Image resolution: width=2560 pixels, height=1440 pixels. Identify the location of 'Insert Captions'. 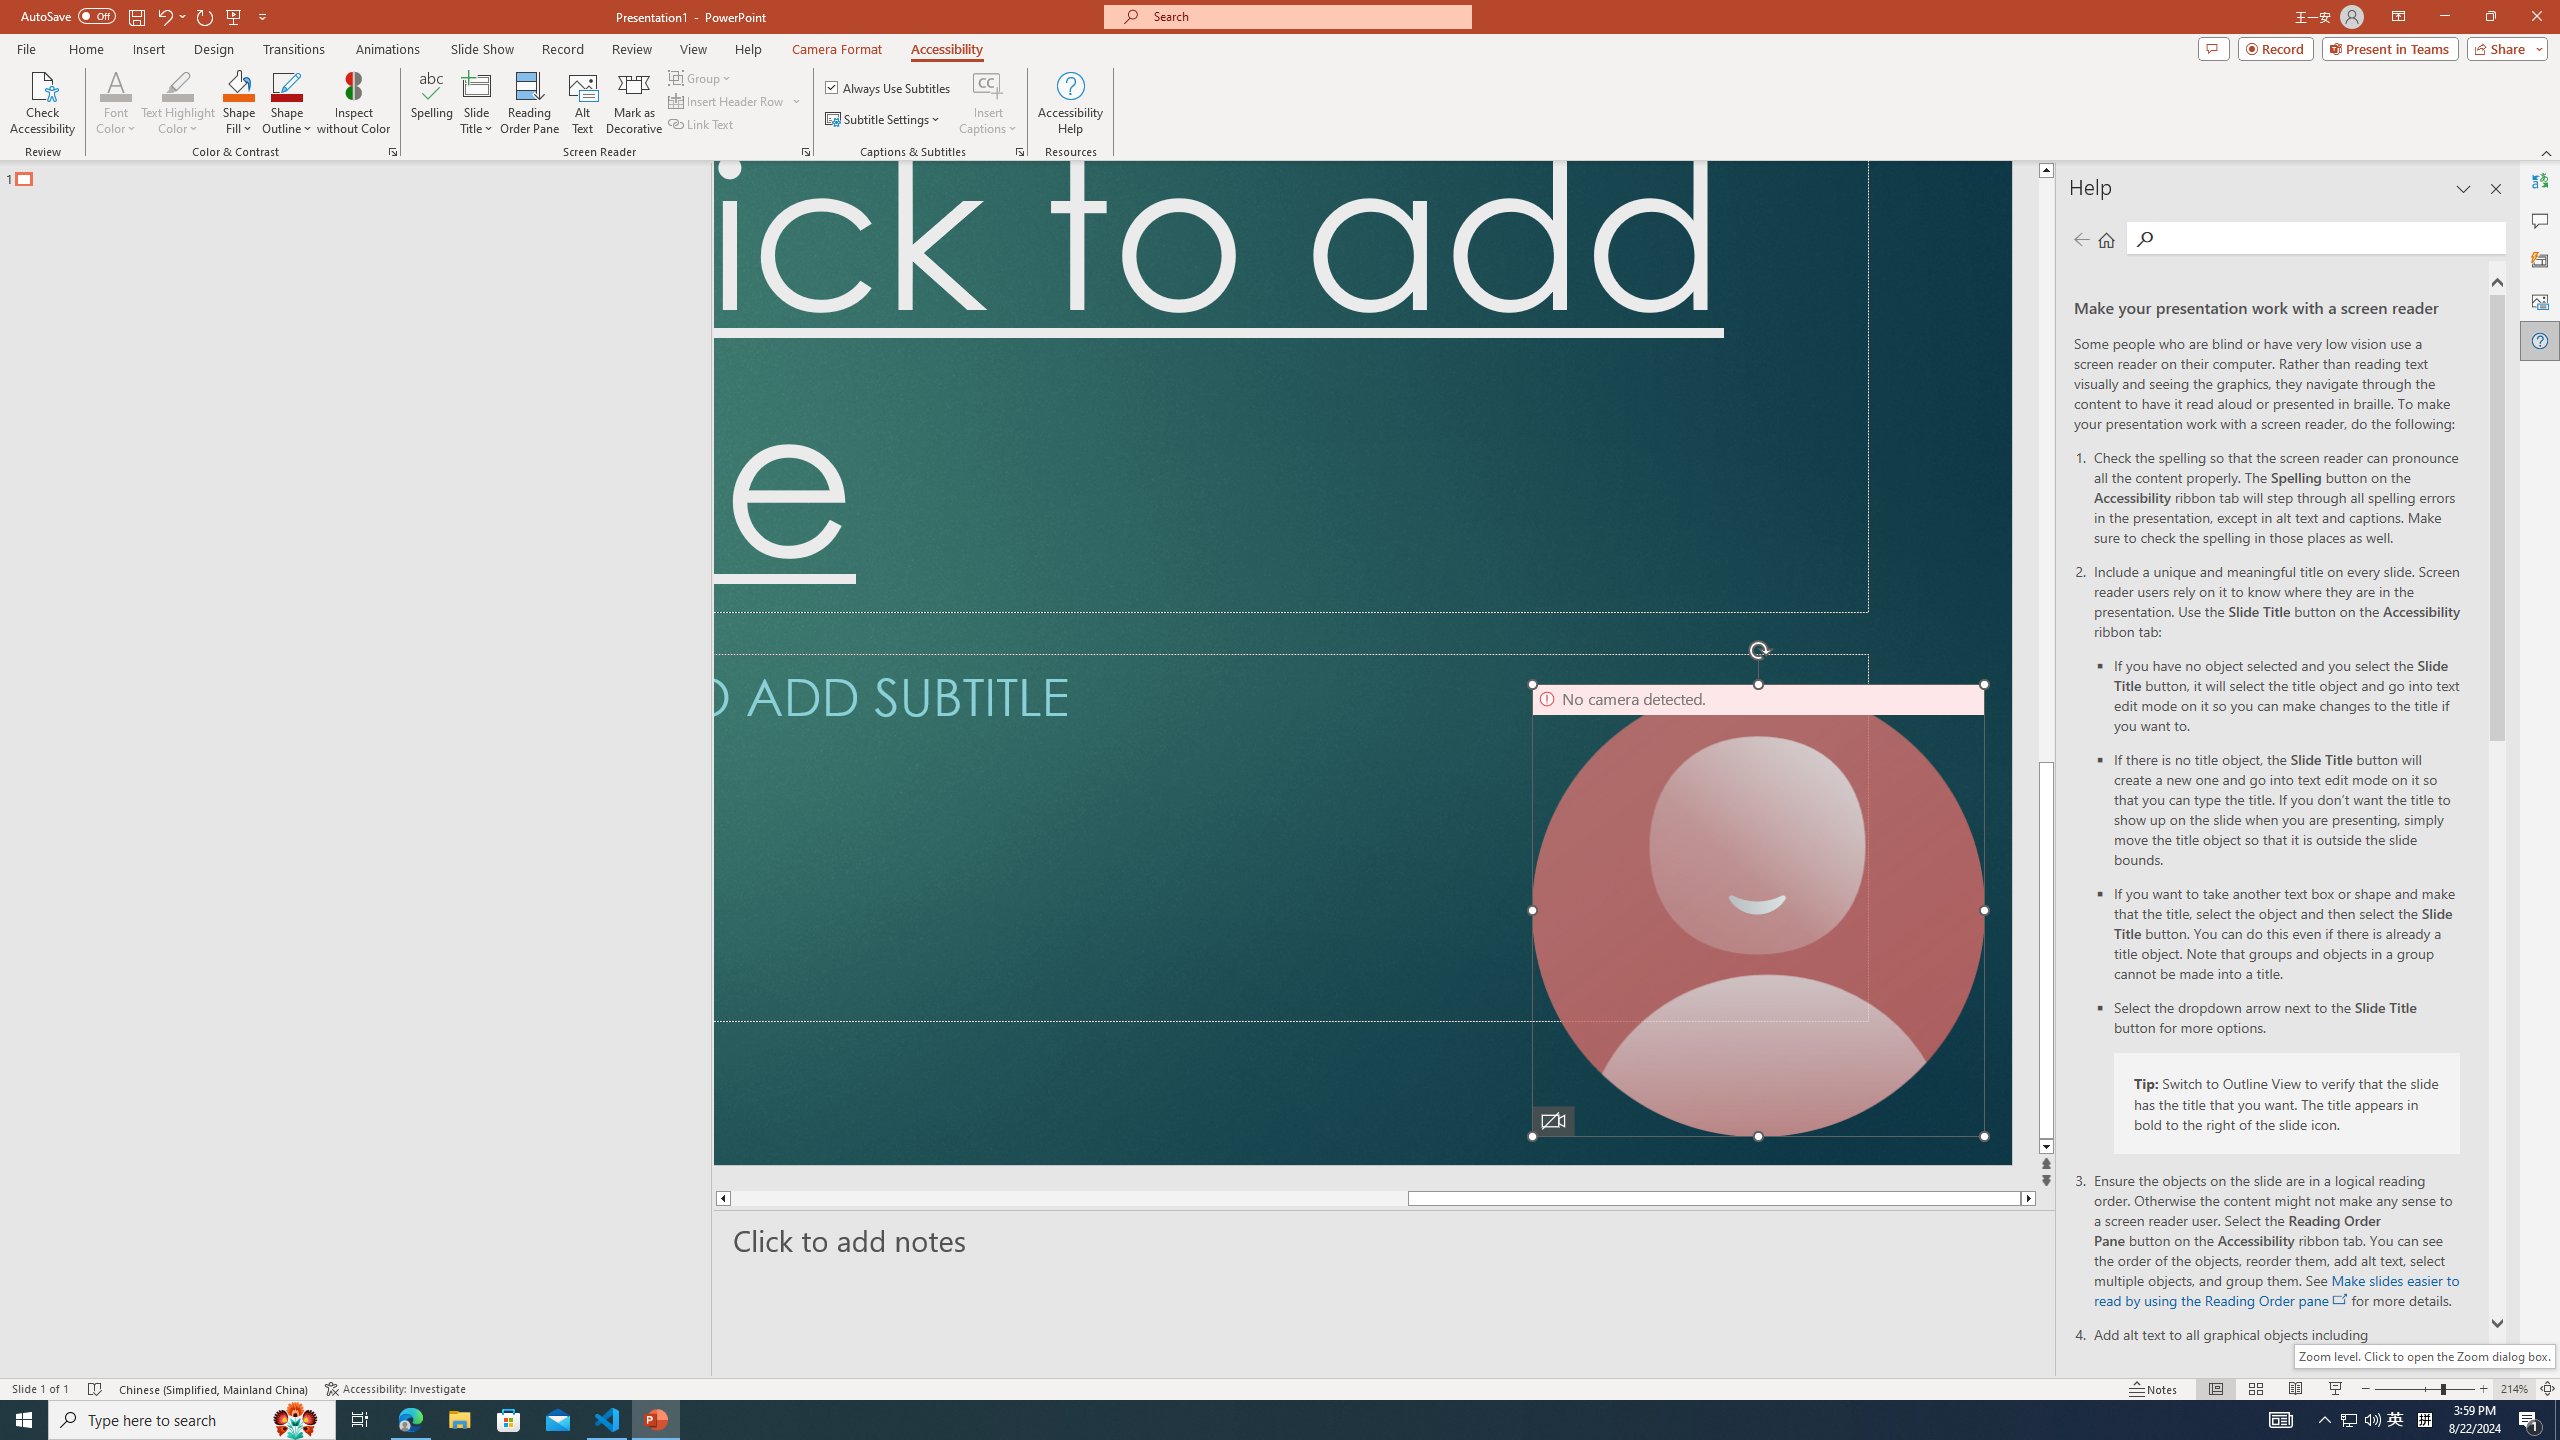
(987, 103).